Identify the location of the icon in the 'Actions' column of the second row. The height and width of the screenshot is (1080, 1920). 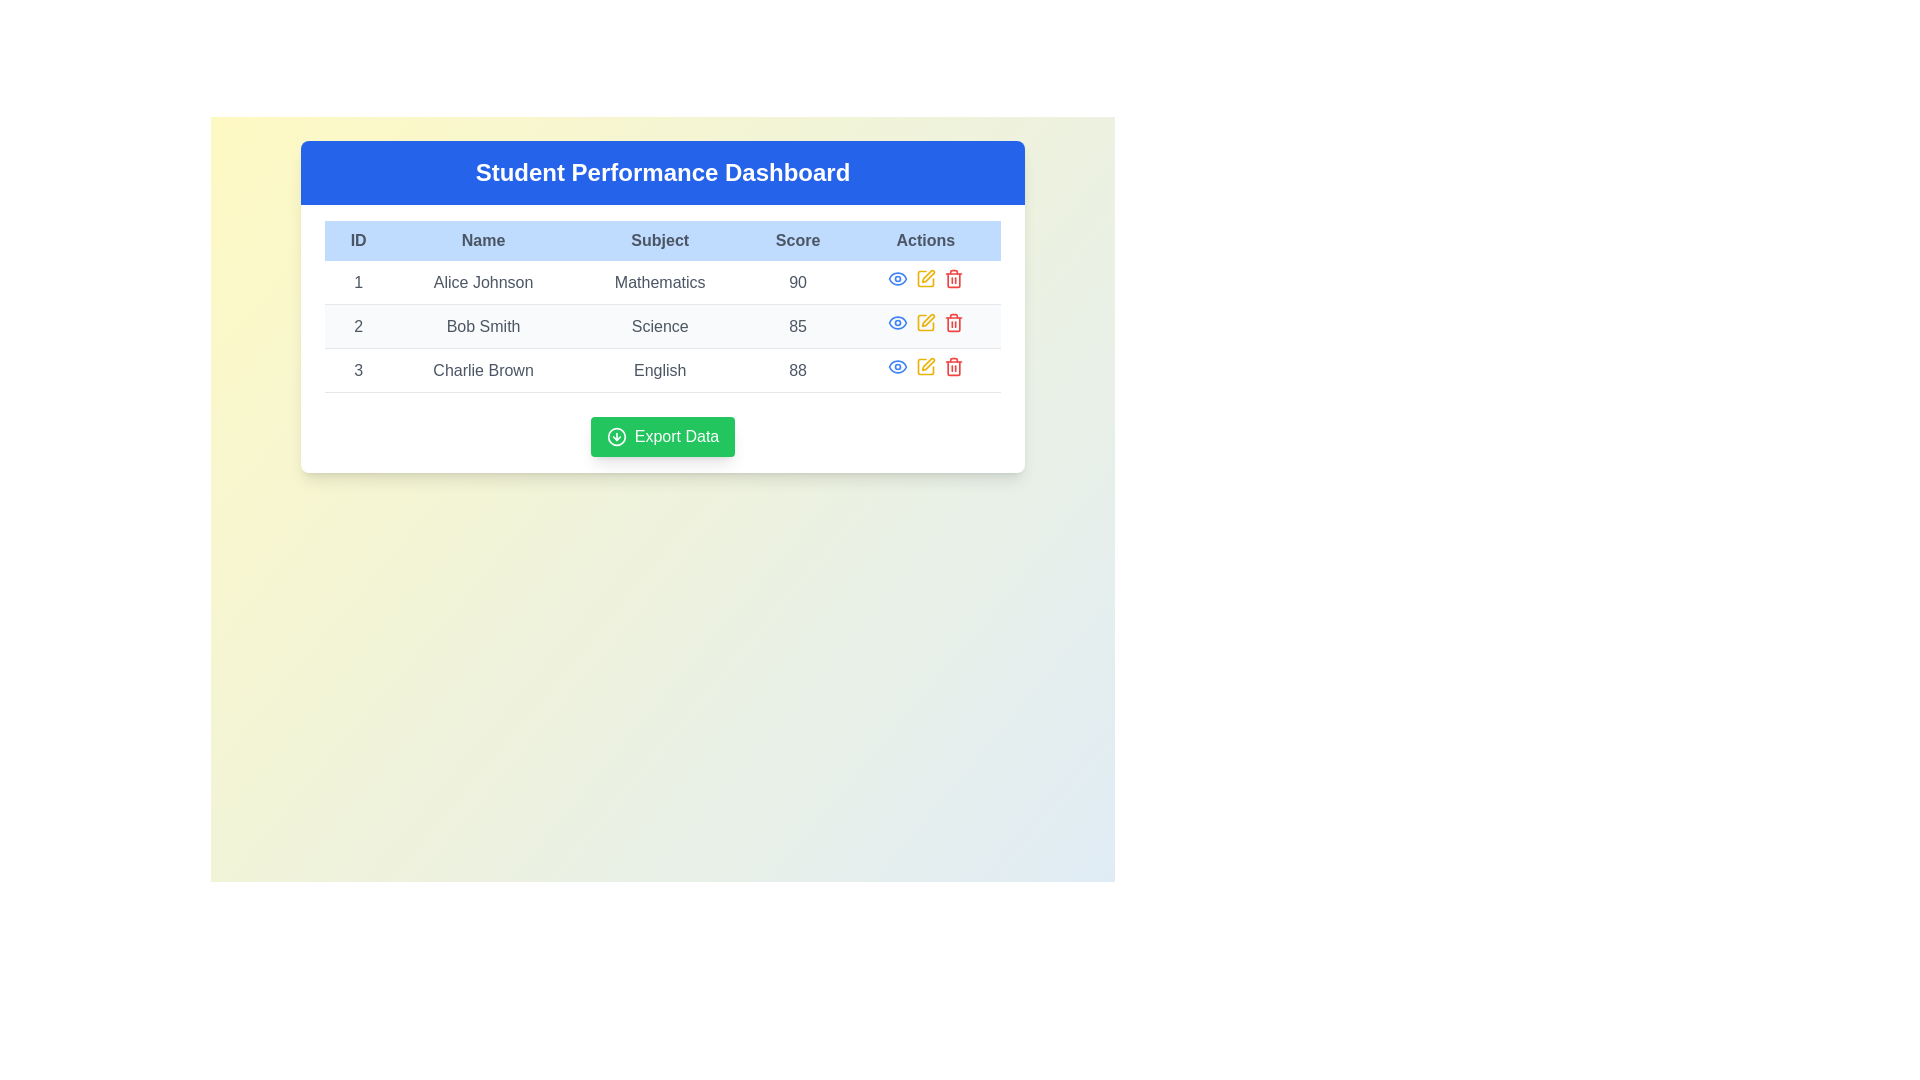
(896, 278).